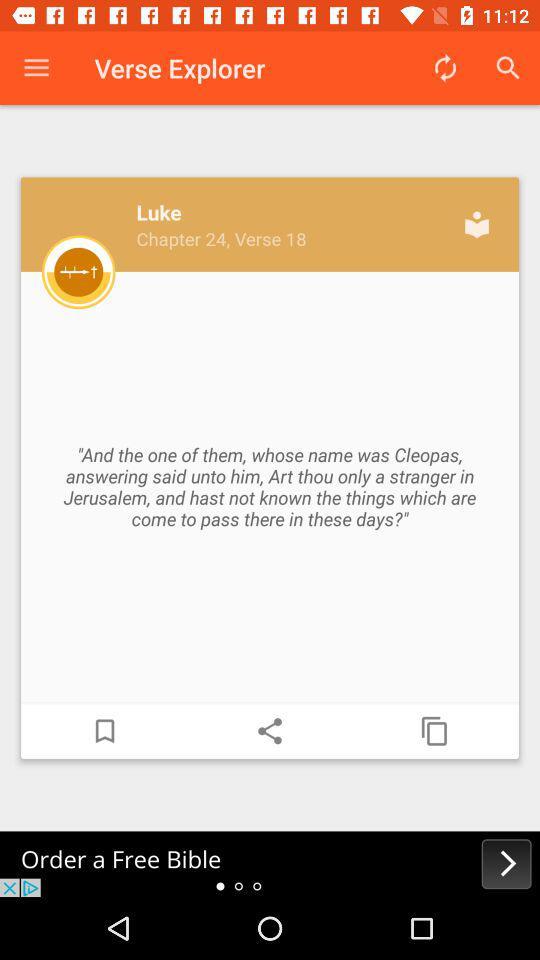  Describe the element at coordinates (104, 730) in the screenshot. I see `bookmark current page` at that location.